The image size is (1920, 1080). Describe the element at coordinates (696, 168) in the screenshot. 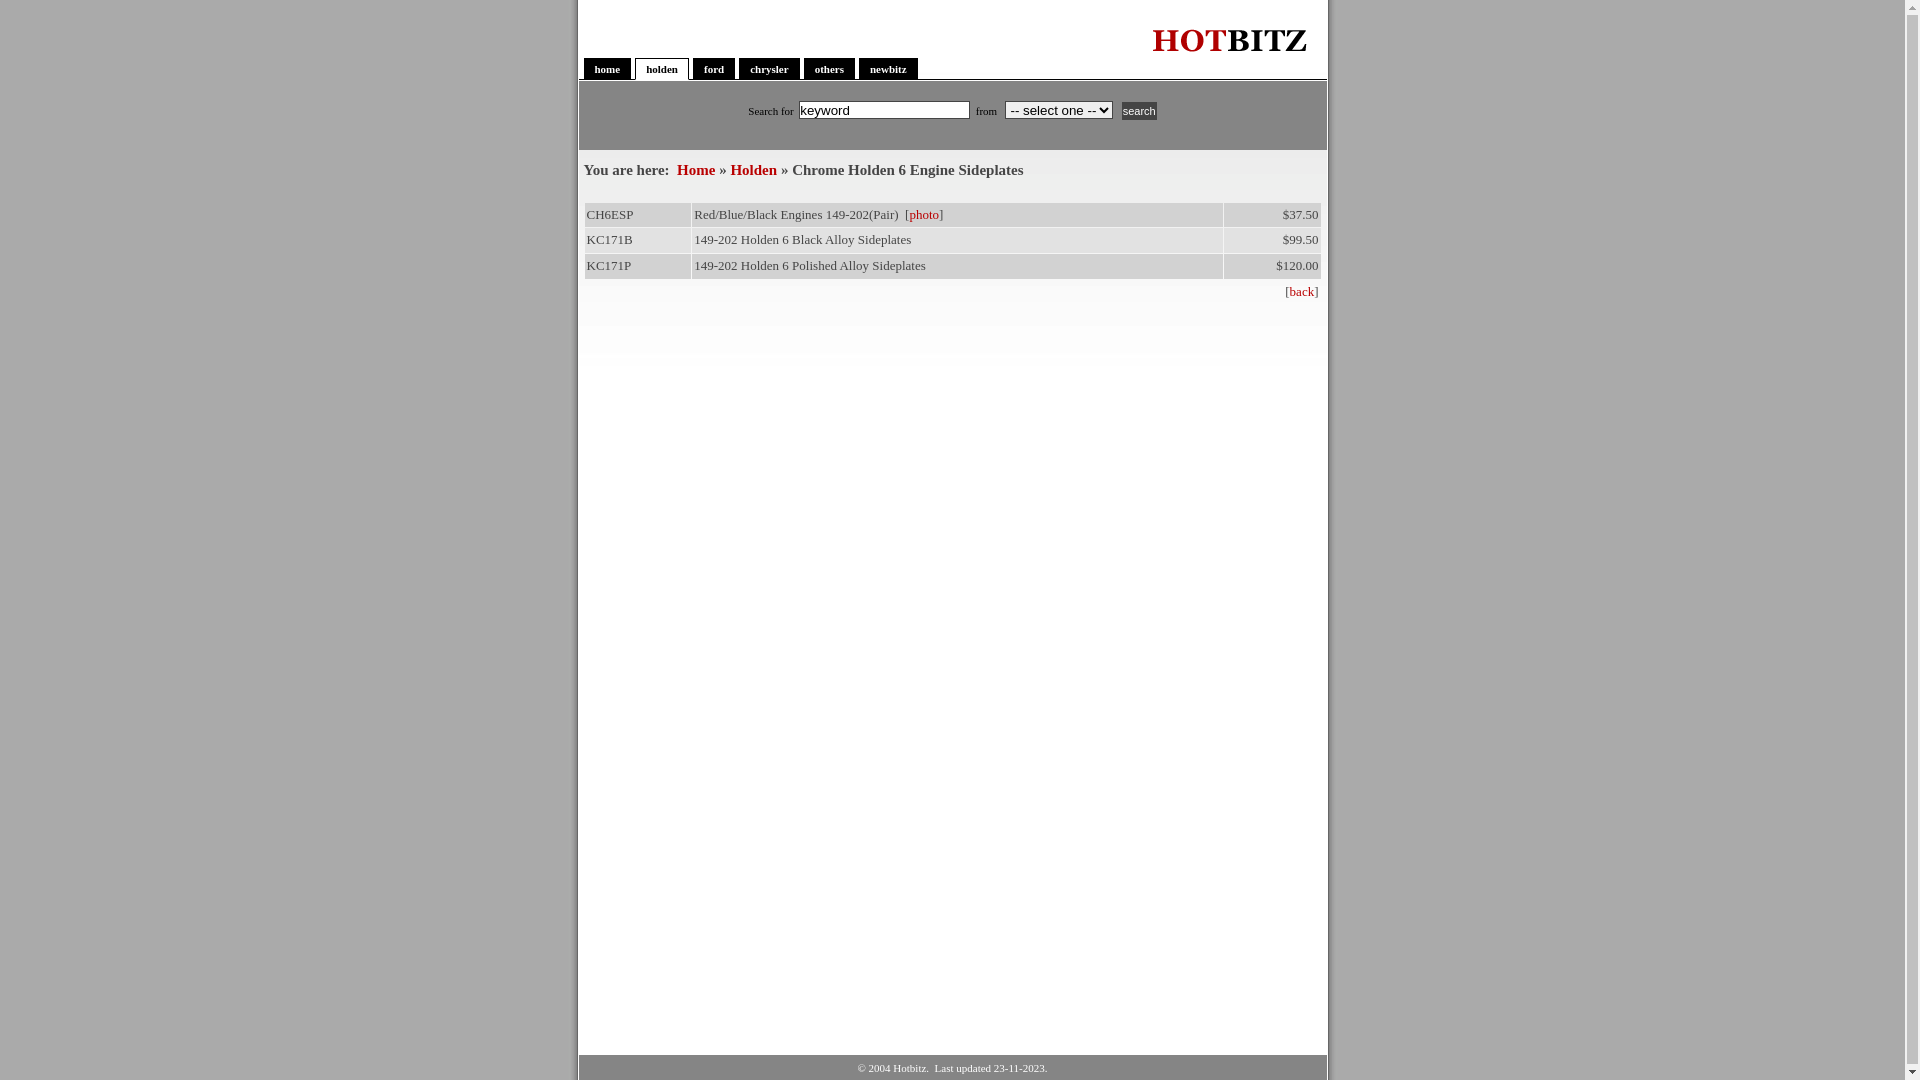

I see `'Home'` at that location.